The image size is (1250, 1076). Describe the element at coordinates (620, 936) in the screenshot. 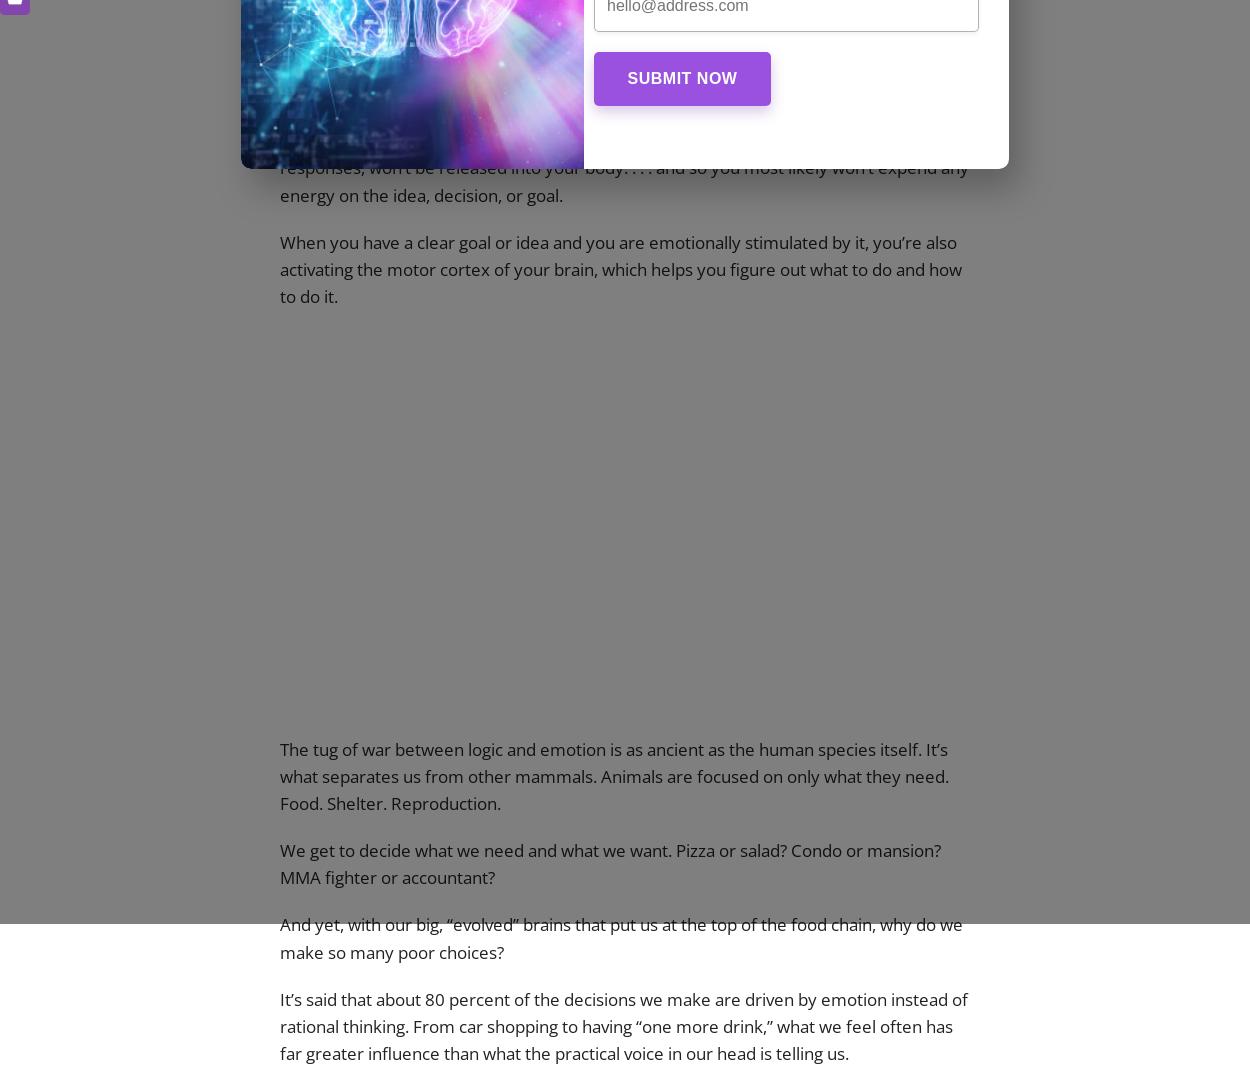

I see `'And yet, with our big, “evolved” brains that put us at the top of the food chain, why do we make so many poor choices?'` at that location.